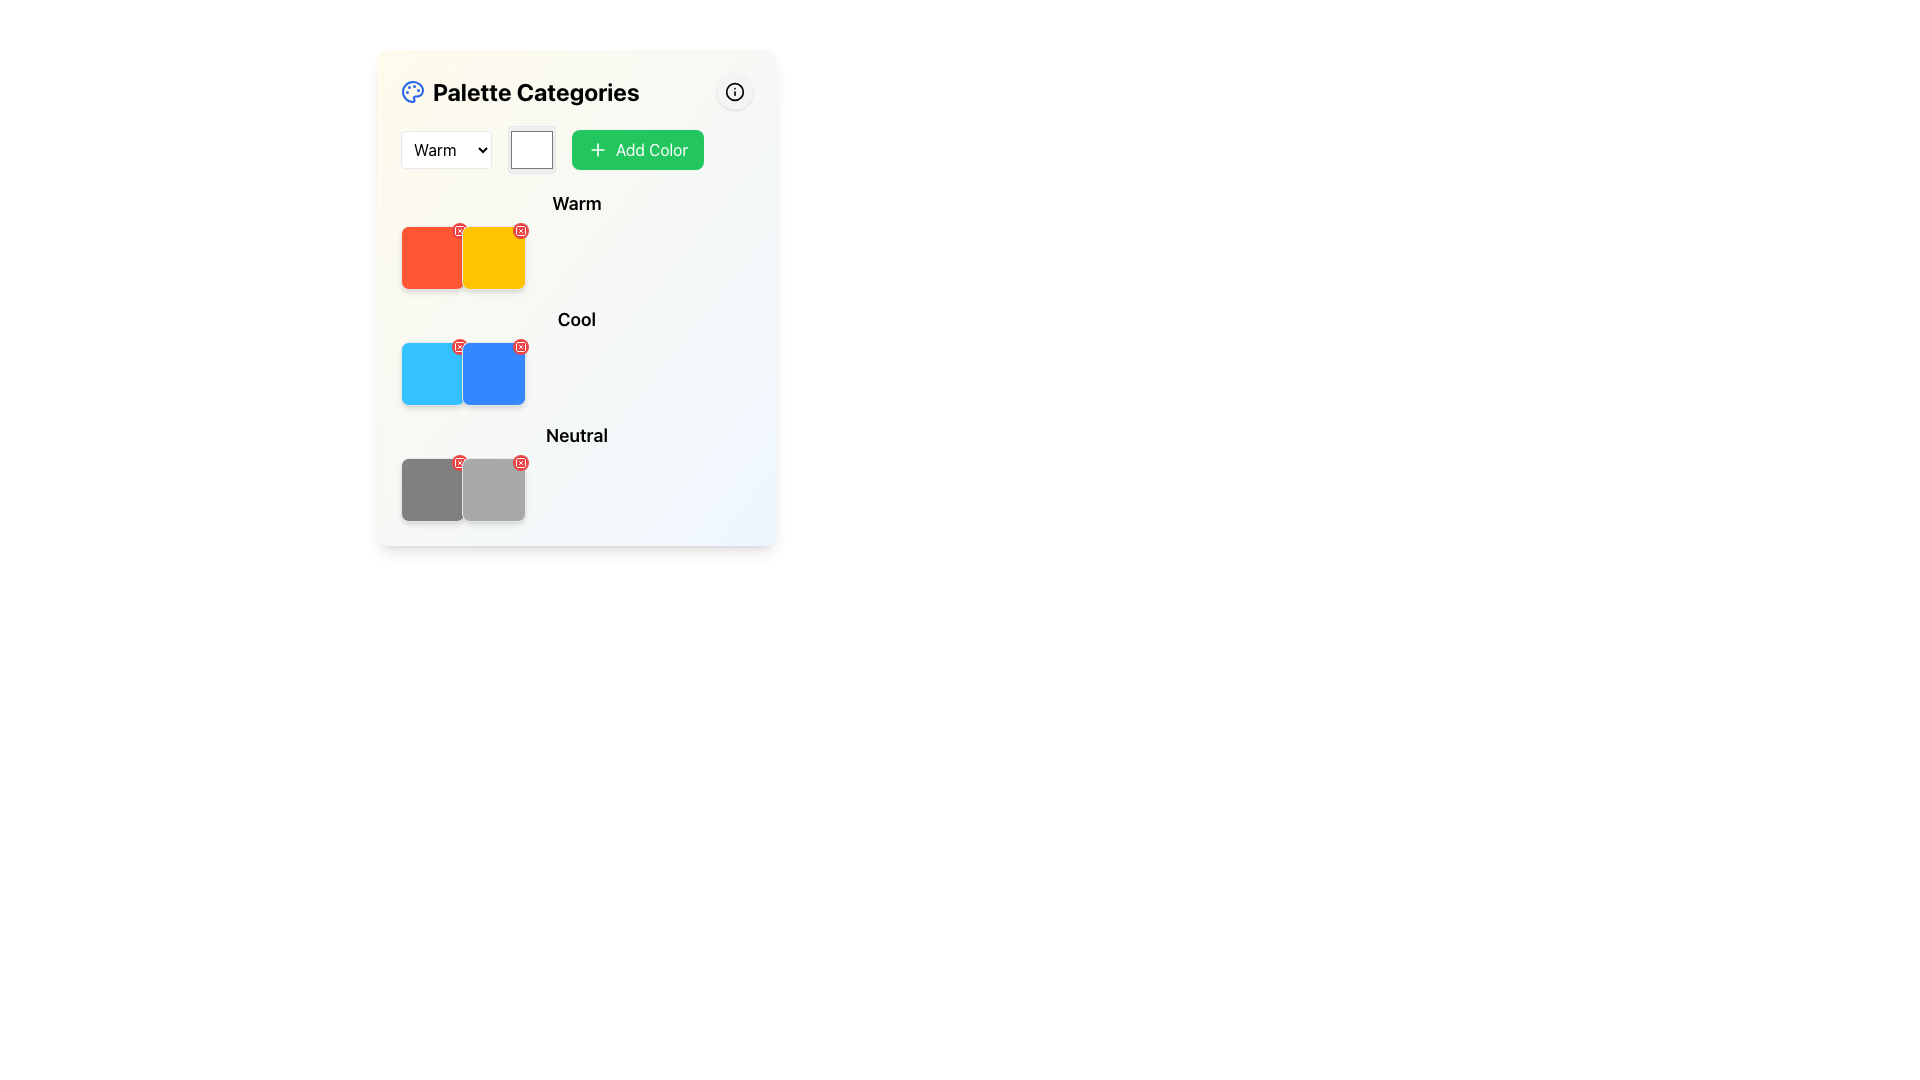  Describe the element at coordinates (575, 204) in the screenshot. I see `the 'Warm' category label in the color palette selector, which is centrally positioned above two colored squares` at that location.